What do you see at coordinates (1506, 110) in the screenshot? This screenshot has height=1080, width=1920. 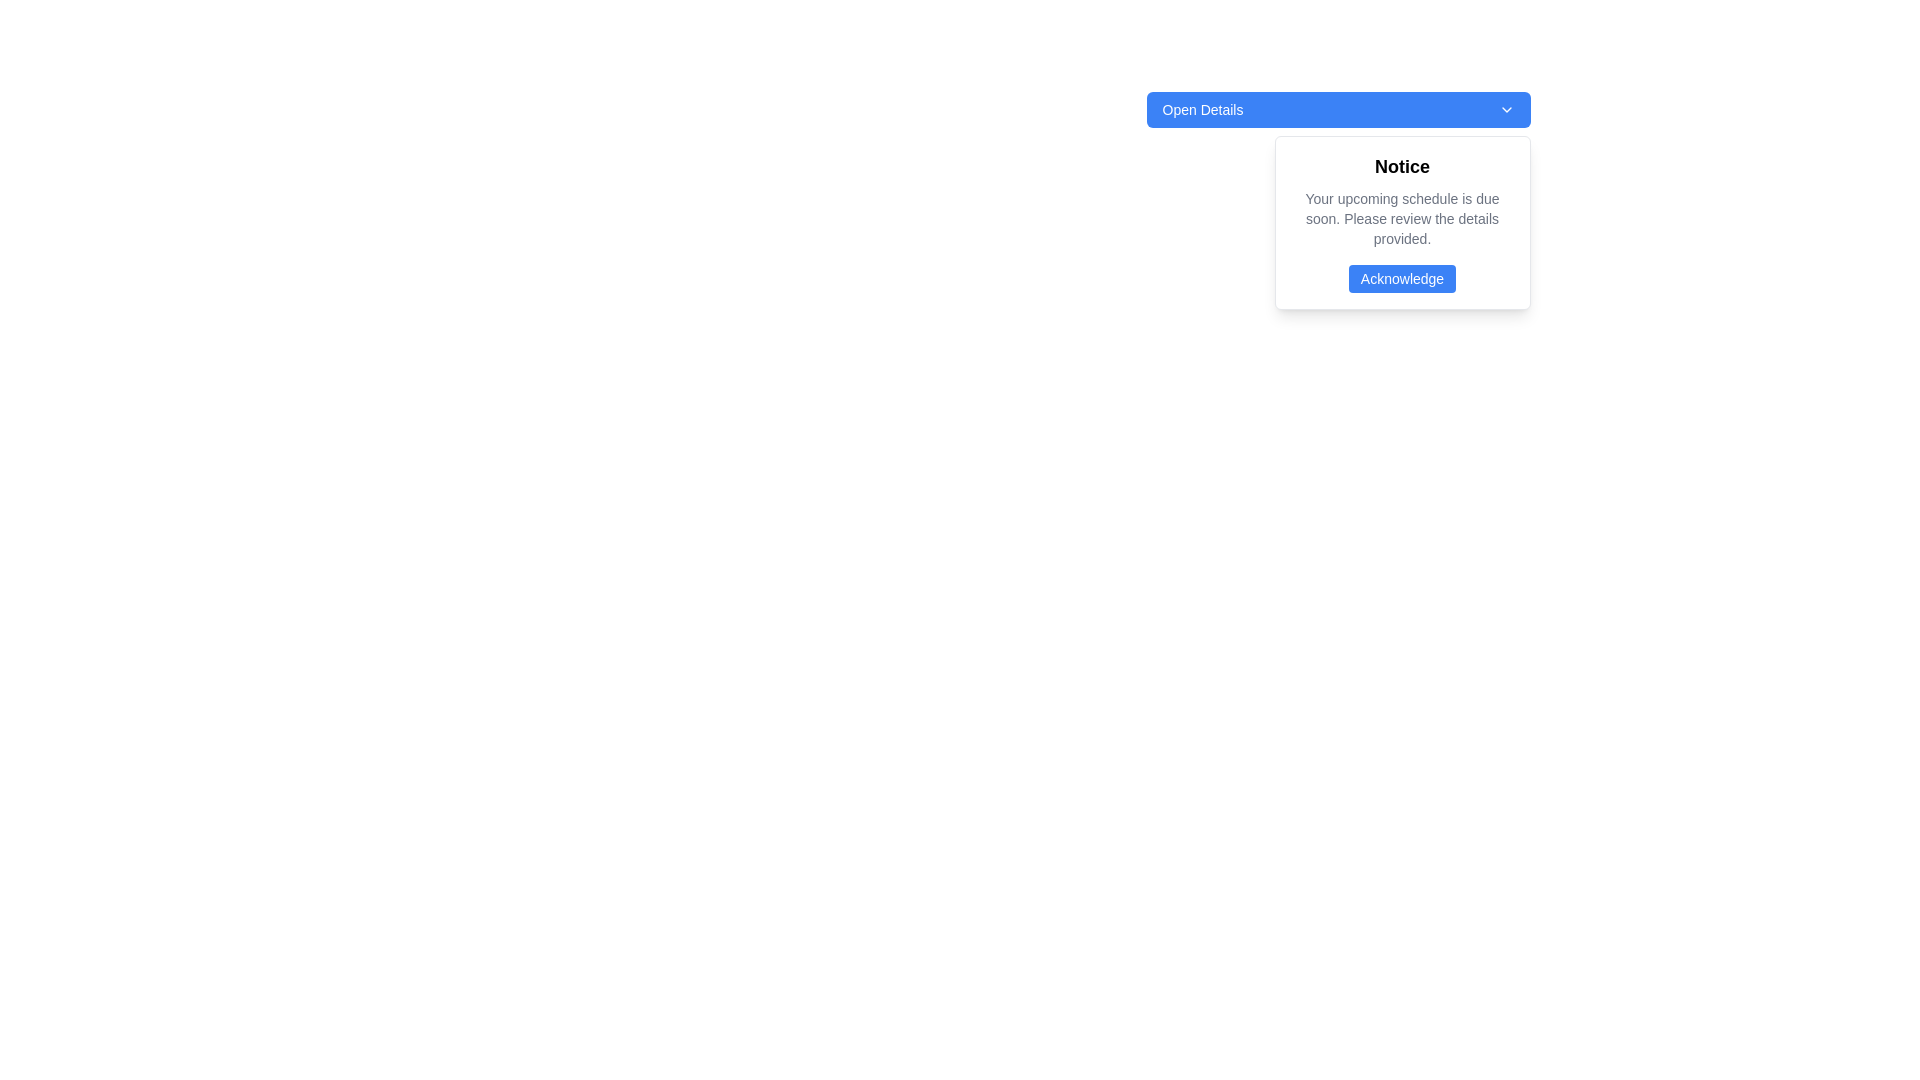 I see `the downward-pointing chevron icon located on the right side of the 'Open Details' button` at bounding box center [1506, 110].